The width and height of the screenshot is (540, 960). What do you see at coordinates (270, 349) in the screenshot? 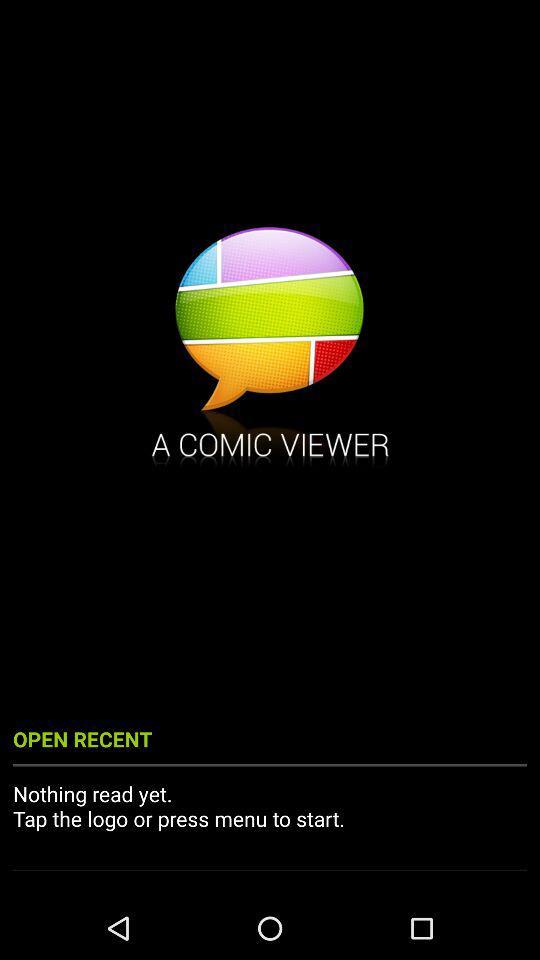
I see `the app above open recent item` at bounding box center [270, 349].